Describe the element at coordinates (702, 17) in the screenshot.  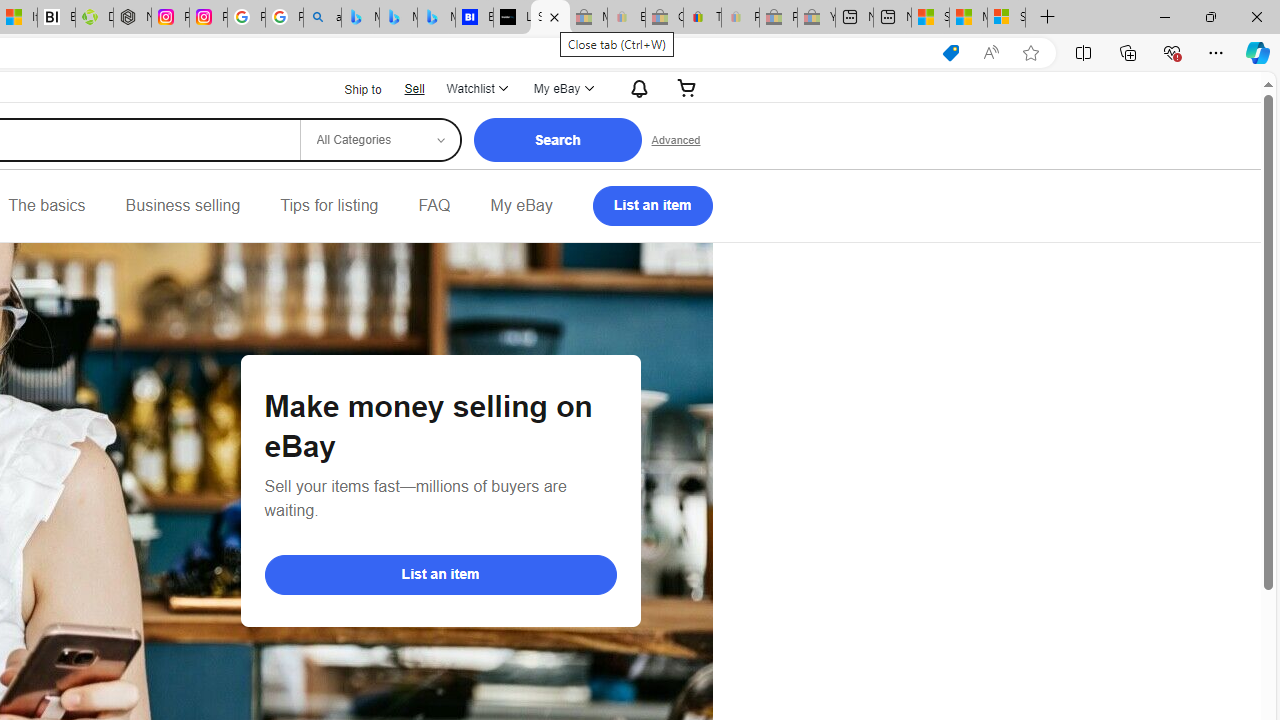
I see `'Threats and offensive language policy | eBay'` at that location.